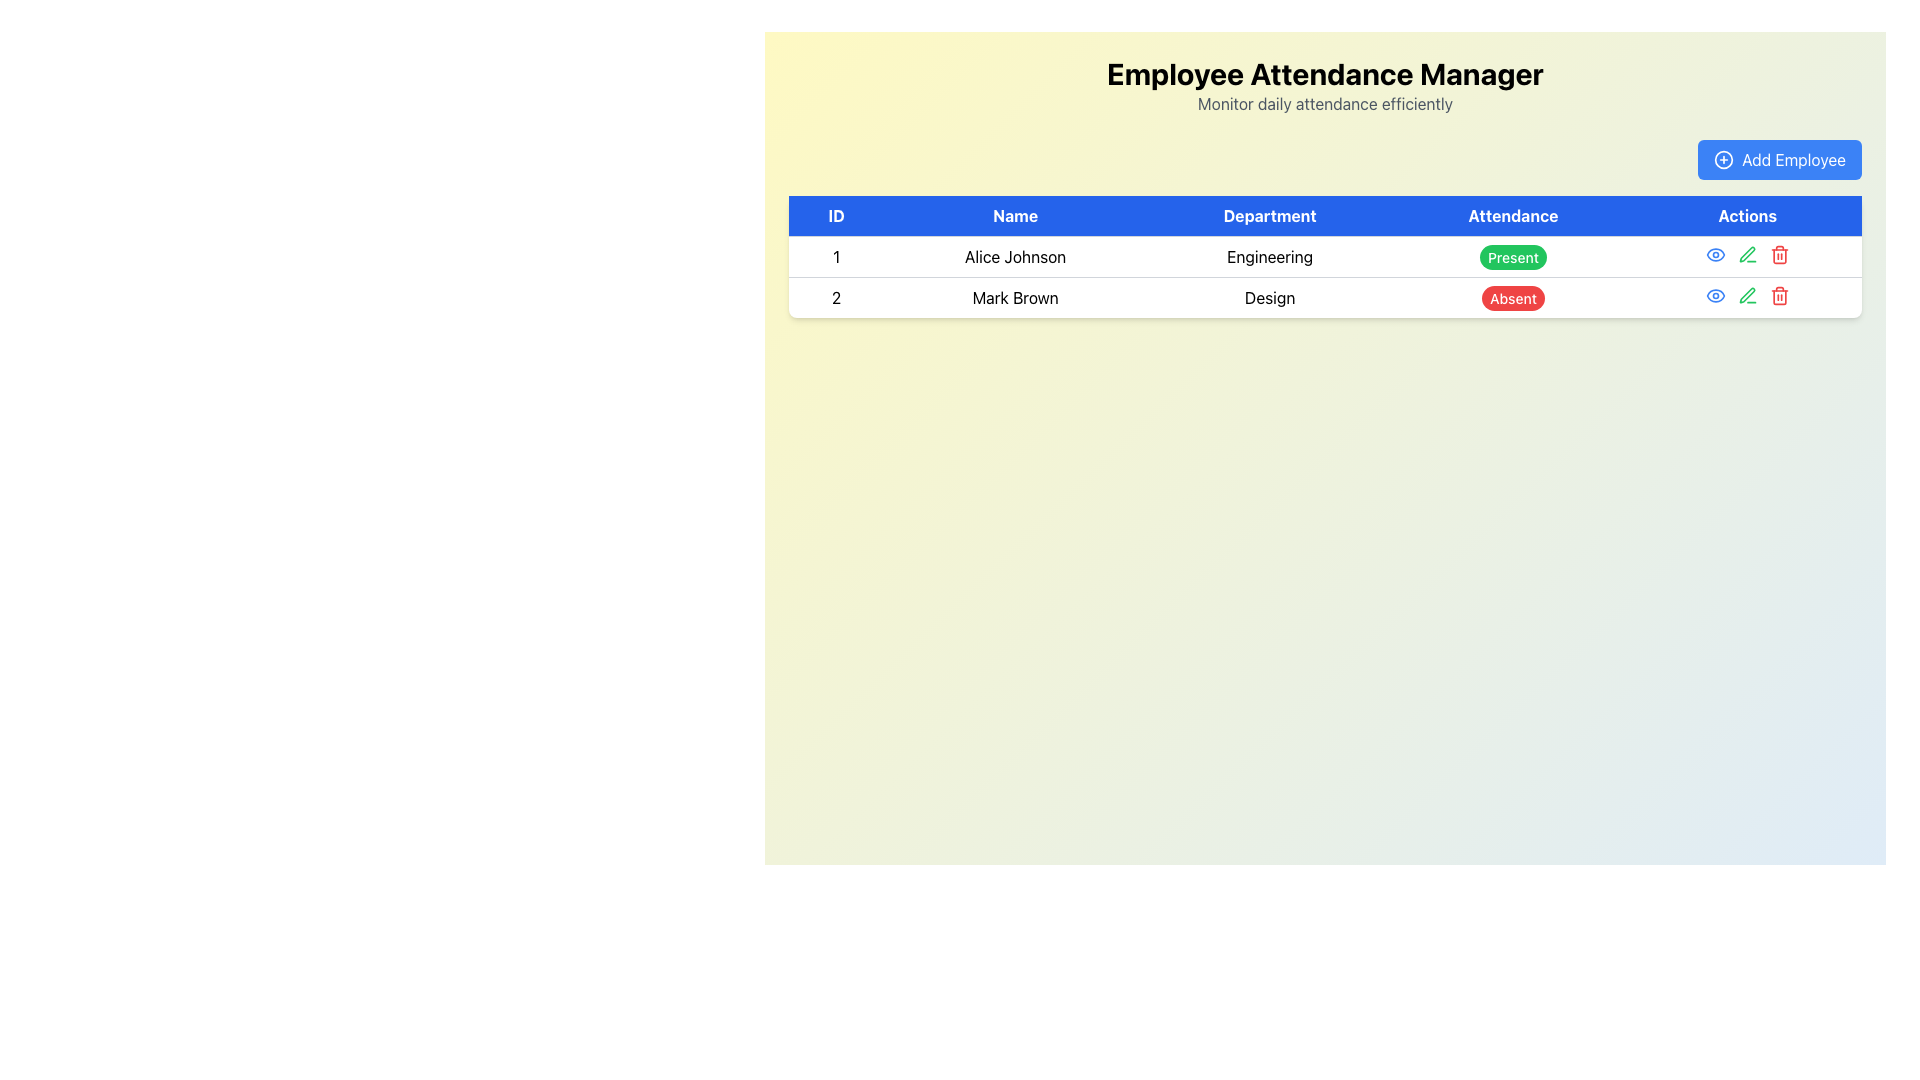 The image size is (1920, 1080). What do you see at coordinates (1746, 296) in the screenshot?
I see `the green pen icon in the Actions column of the second row for employee 'Mark Brown'` at bounding box center [1746, 296].